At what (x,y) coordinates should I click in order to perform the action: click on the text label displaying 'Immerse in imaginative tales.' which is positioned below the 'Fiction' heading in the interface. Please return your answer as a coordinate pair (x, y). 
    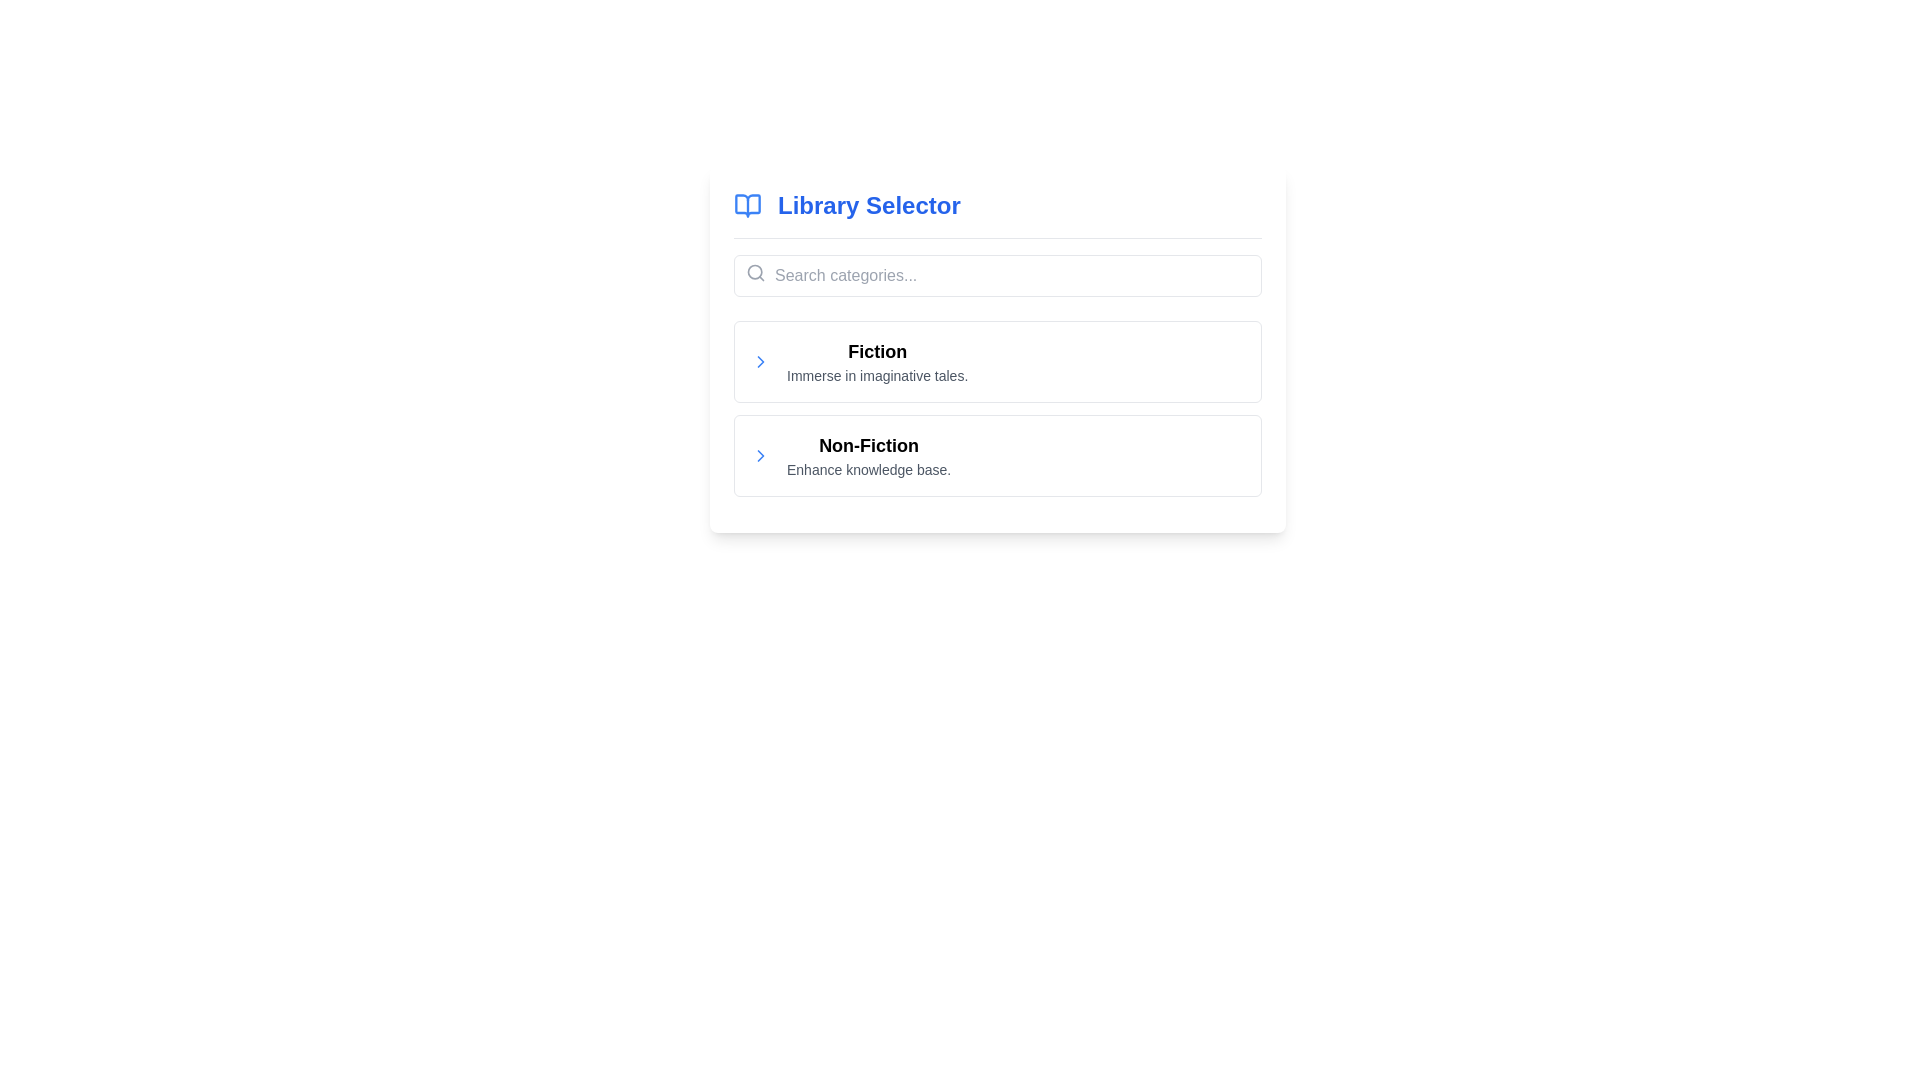
    Looking at the image, I should click on (877, 375).